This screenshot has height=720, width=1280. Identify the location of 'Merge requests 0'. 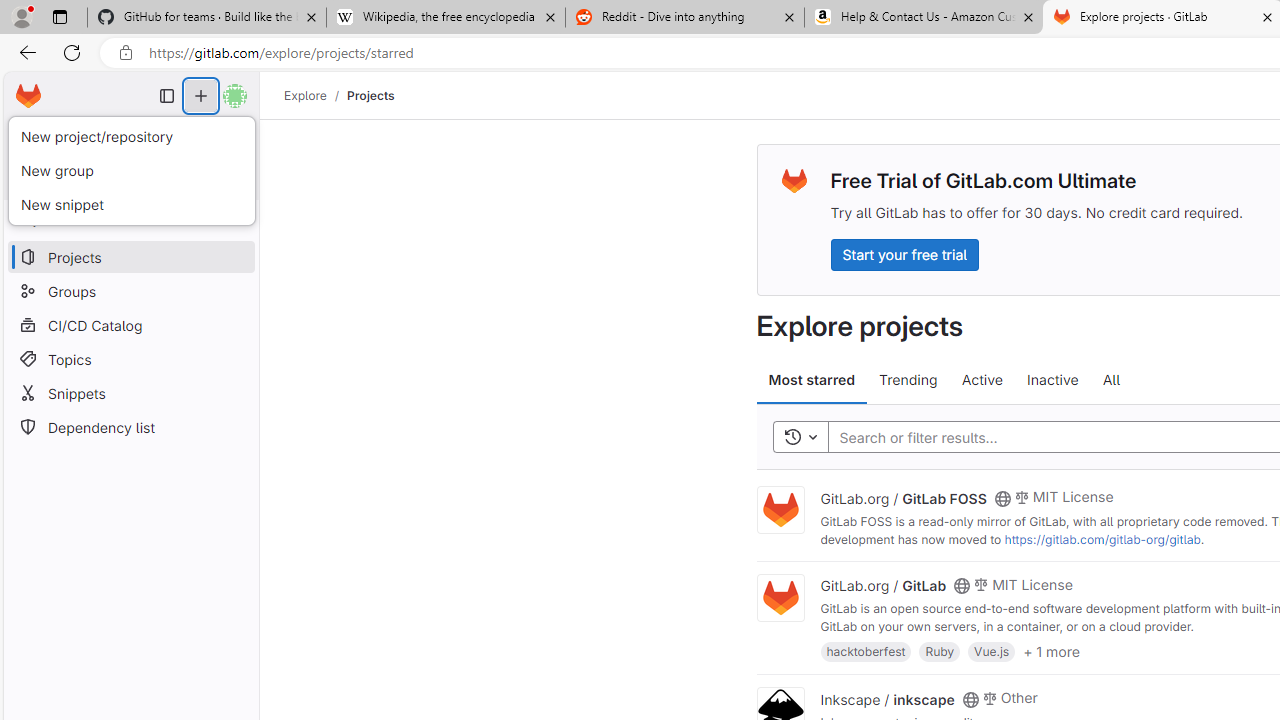
(130, 135).